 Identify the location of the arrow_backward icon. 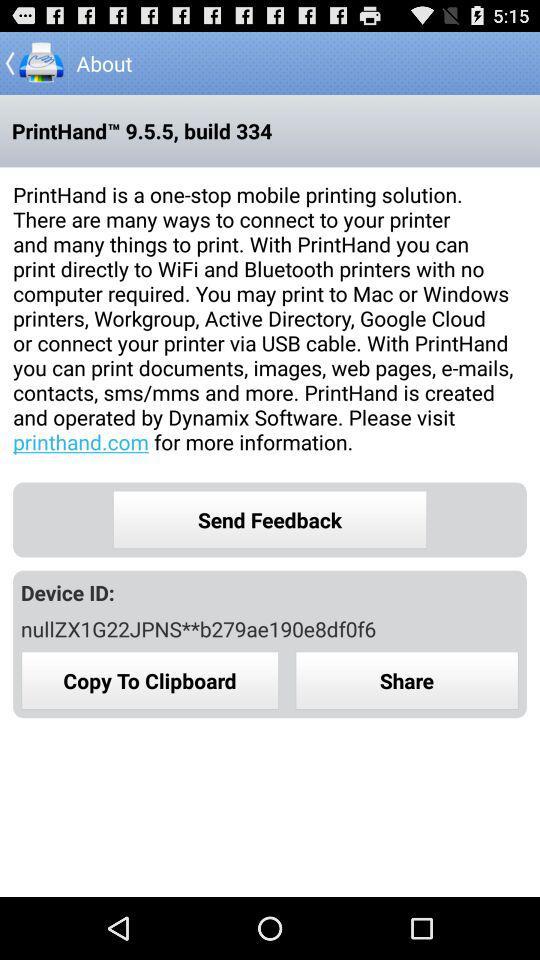
(33, 67).